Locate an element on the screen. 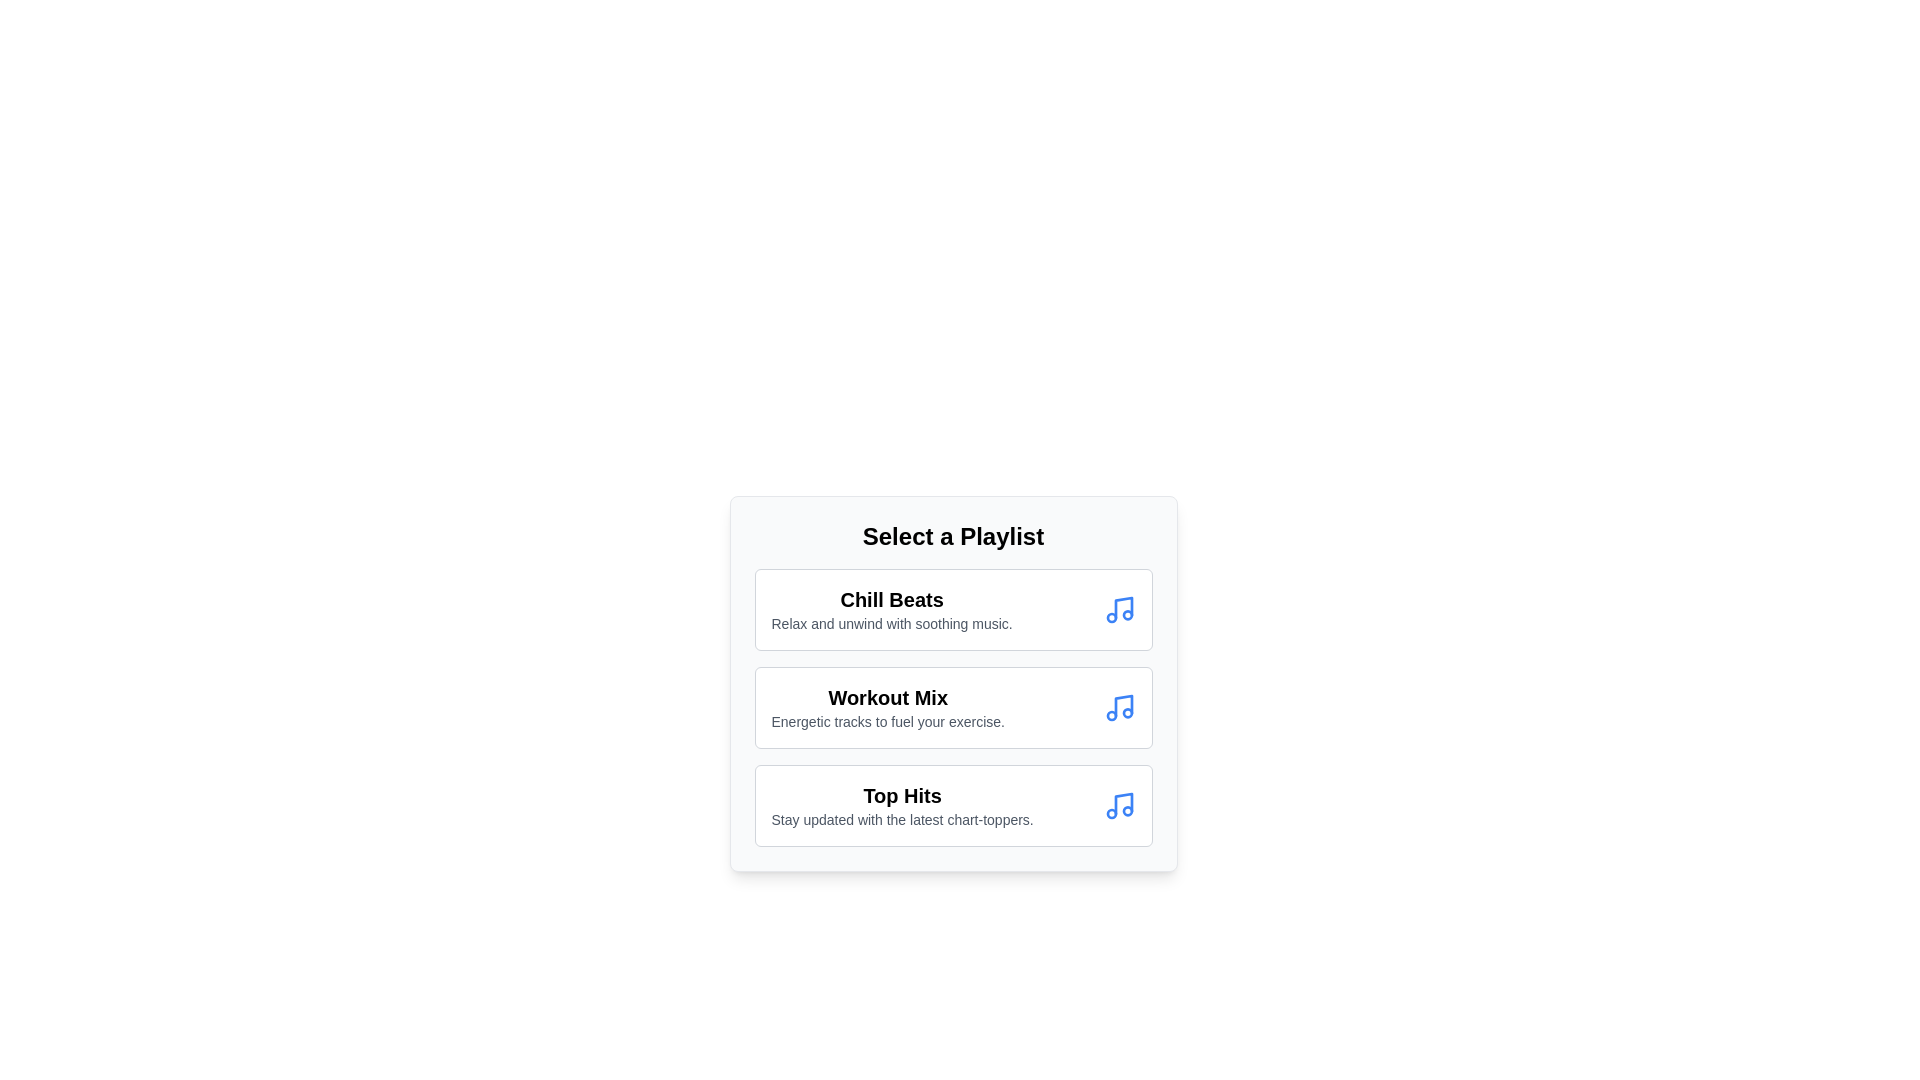 Image resolution: width=1920 pixels, height=1080 pixels. the title text label of the playlist option, which indicates 'Energetic tracks to fuel your exercise.' and is positioned between the 'Chill Beats' and 'Top Hits' cards is located at coordinates (887, 697).